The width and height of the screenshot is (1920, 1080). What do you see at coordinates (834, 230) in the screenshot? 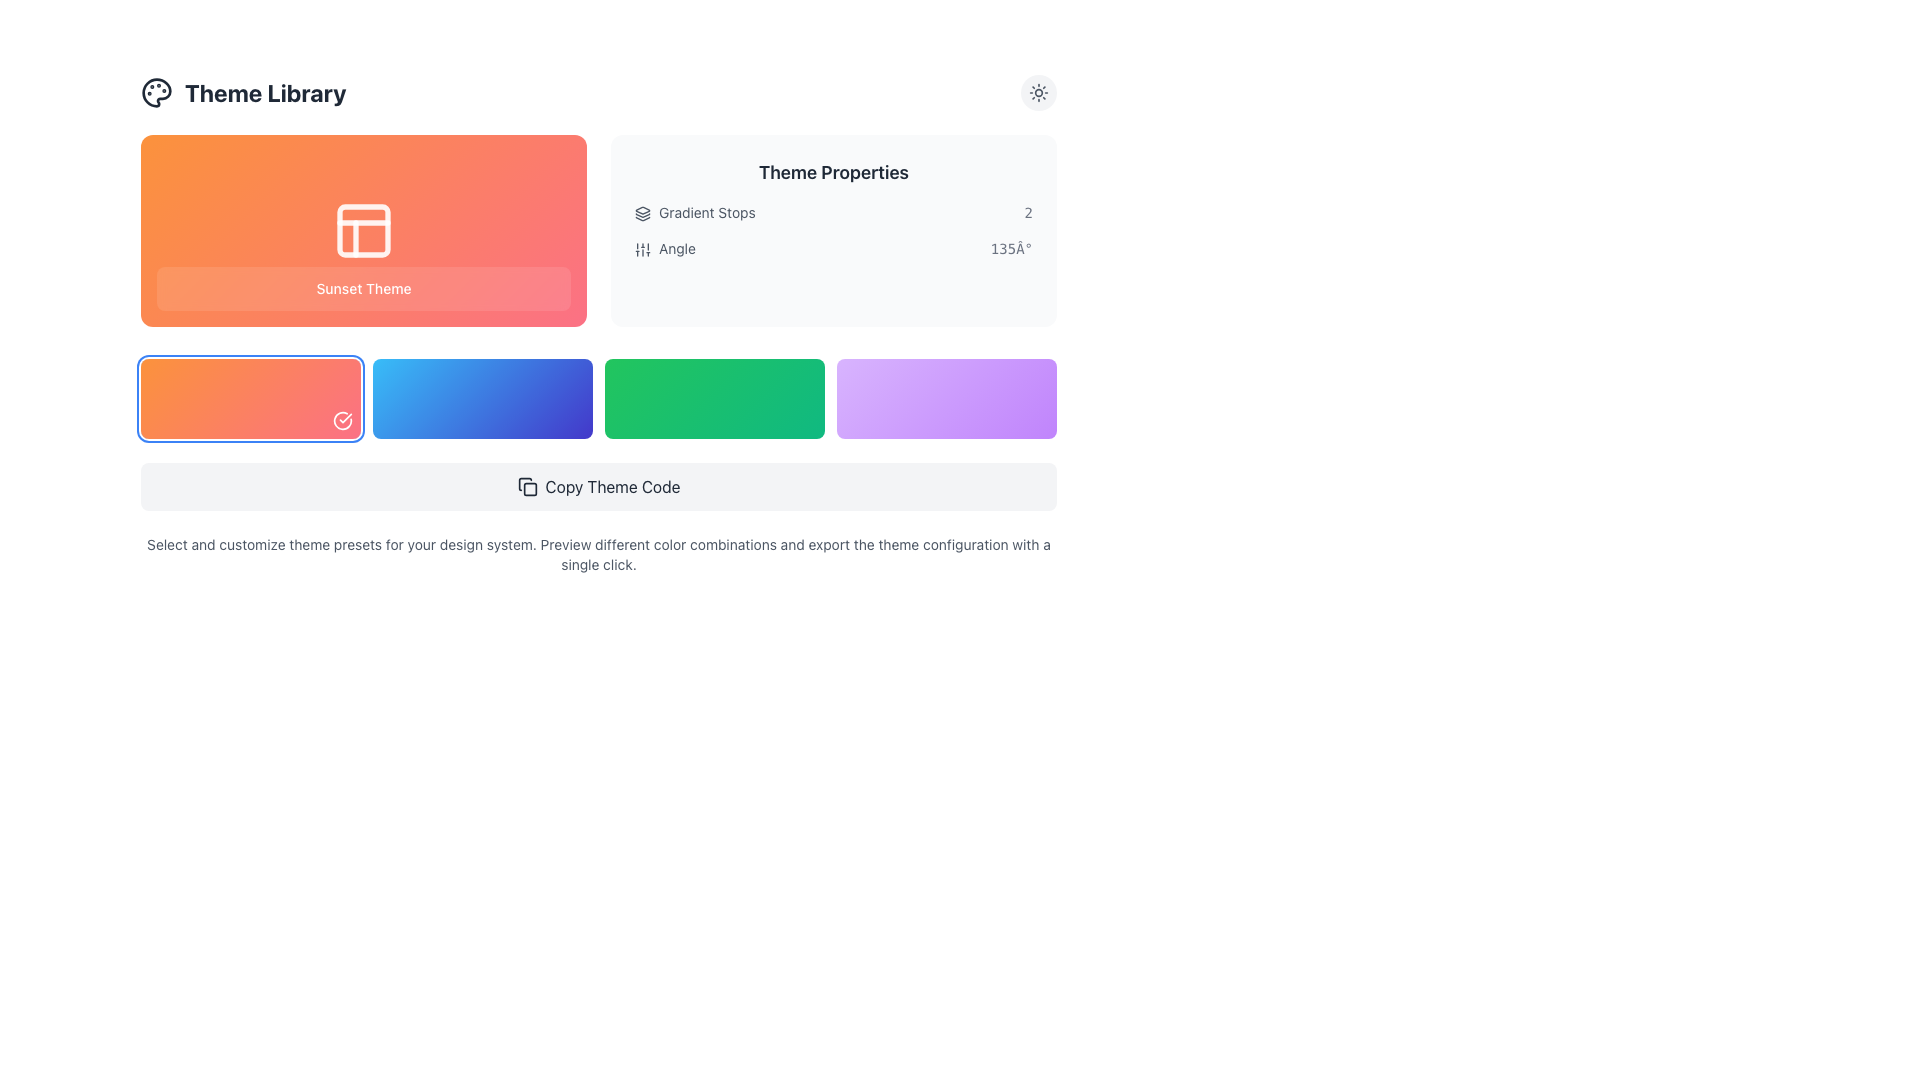
I see `the Informational panel titled 'Theme Properties' which displays 'Gradient Stops' and 'Angle' with their respective values` at bounding box center [834, 230].